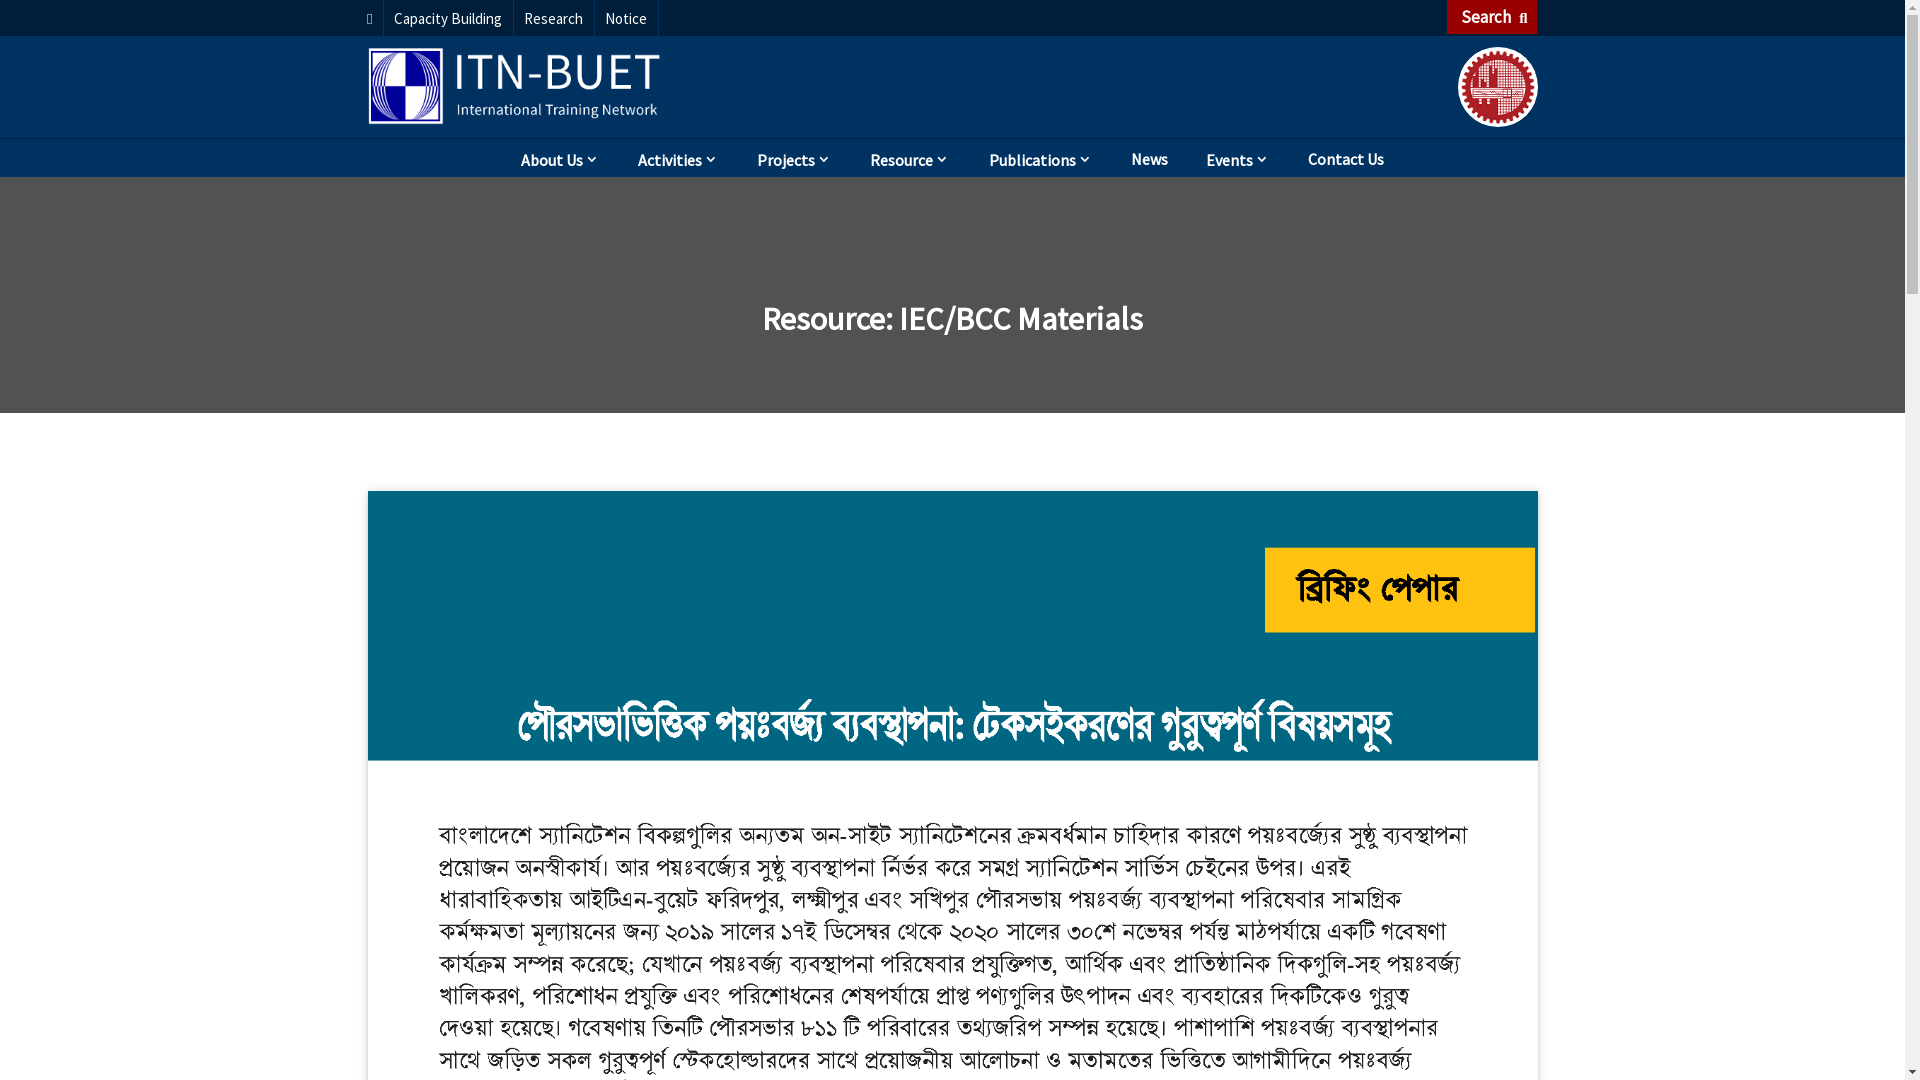  I want to click on 'logo-buet-1', so click(1497, 86).